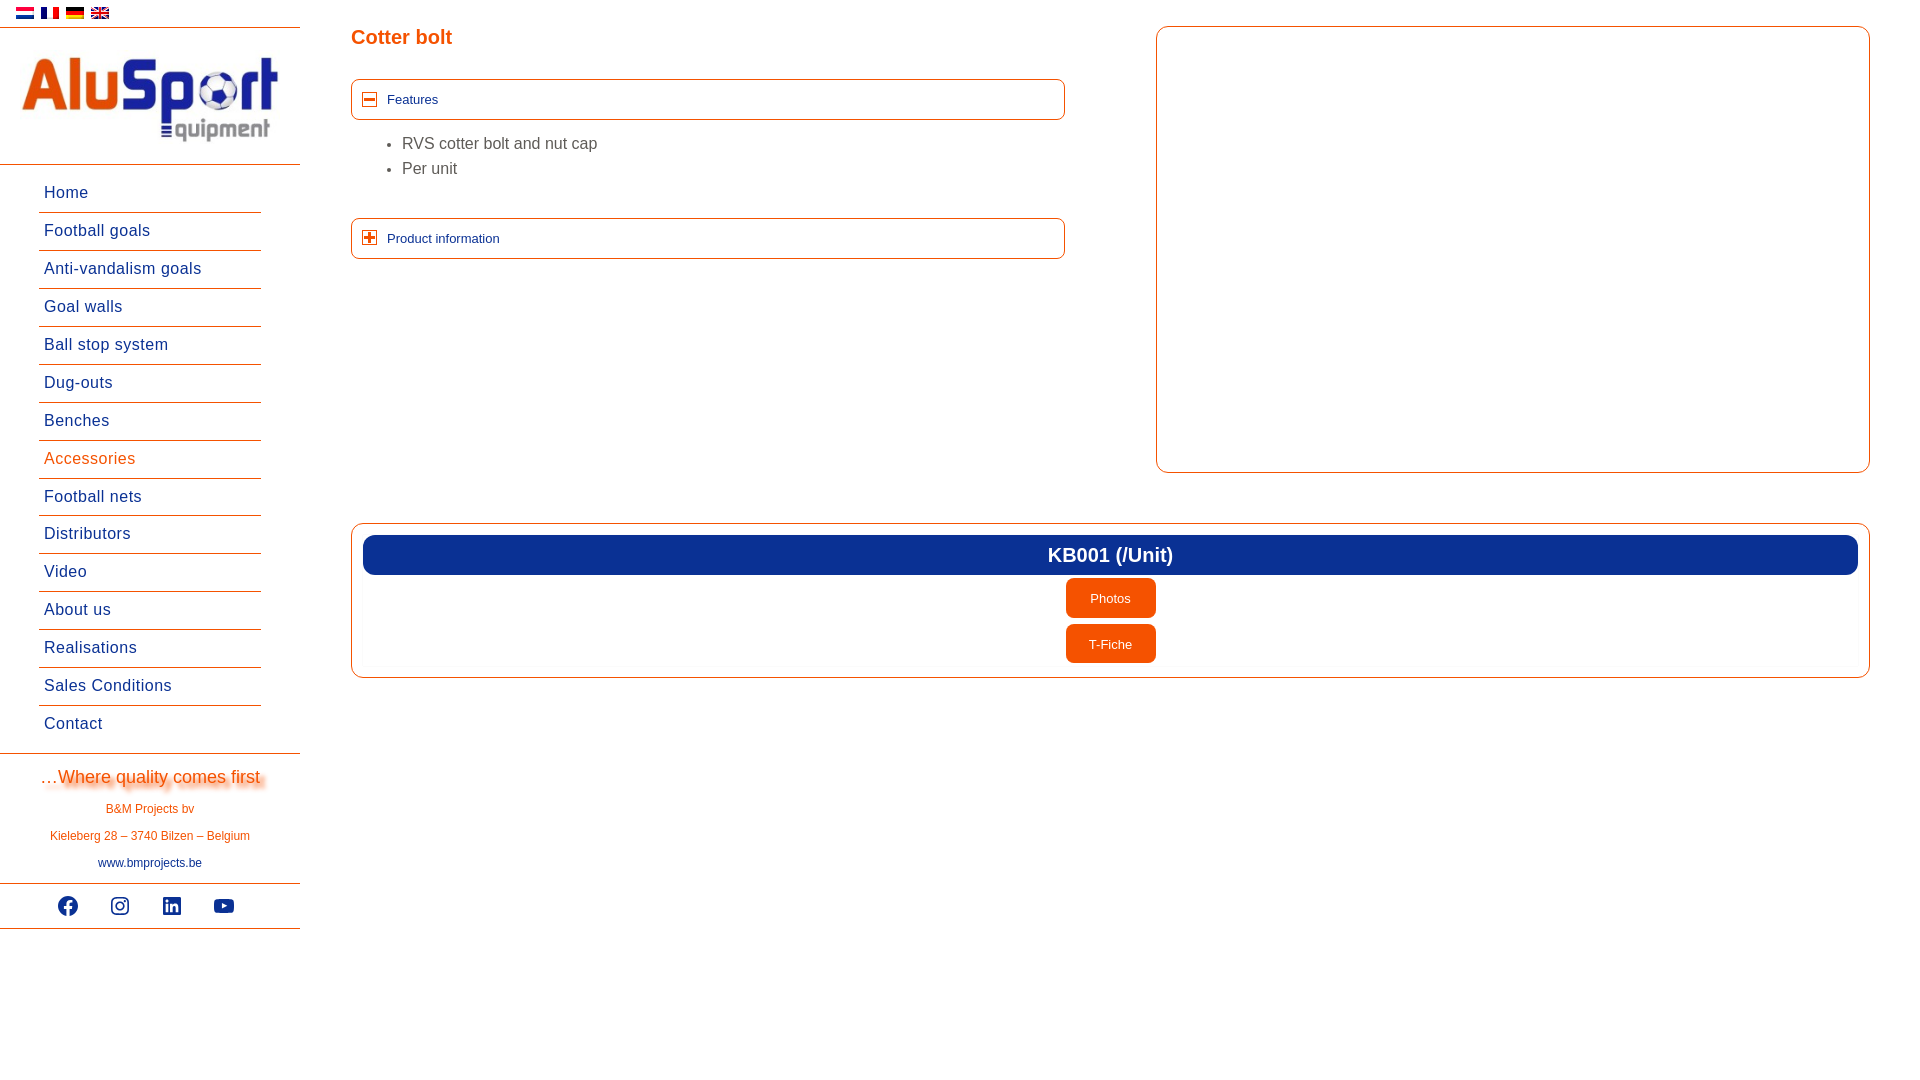  I want to click on 'Photos', so click(1109, 596).